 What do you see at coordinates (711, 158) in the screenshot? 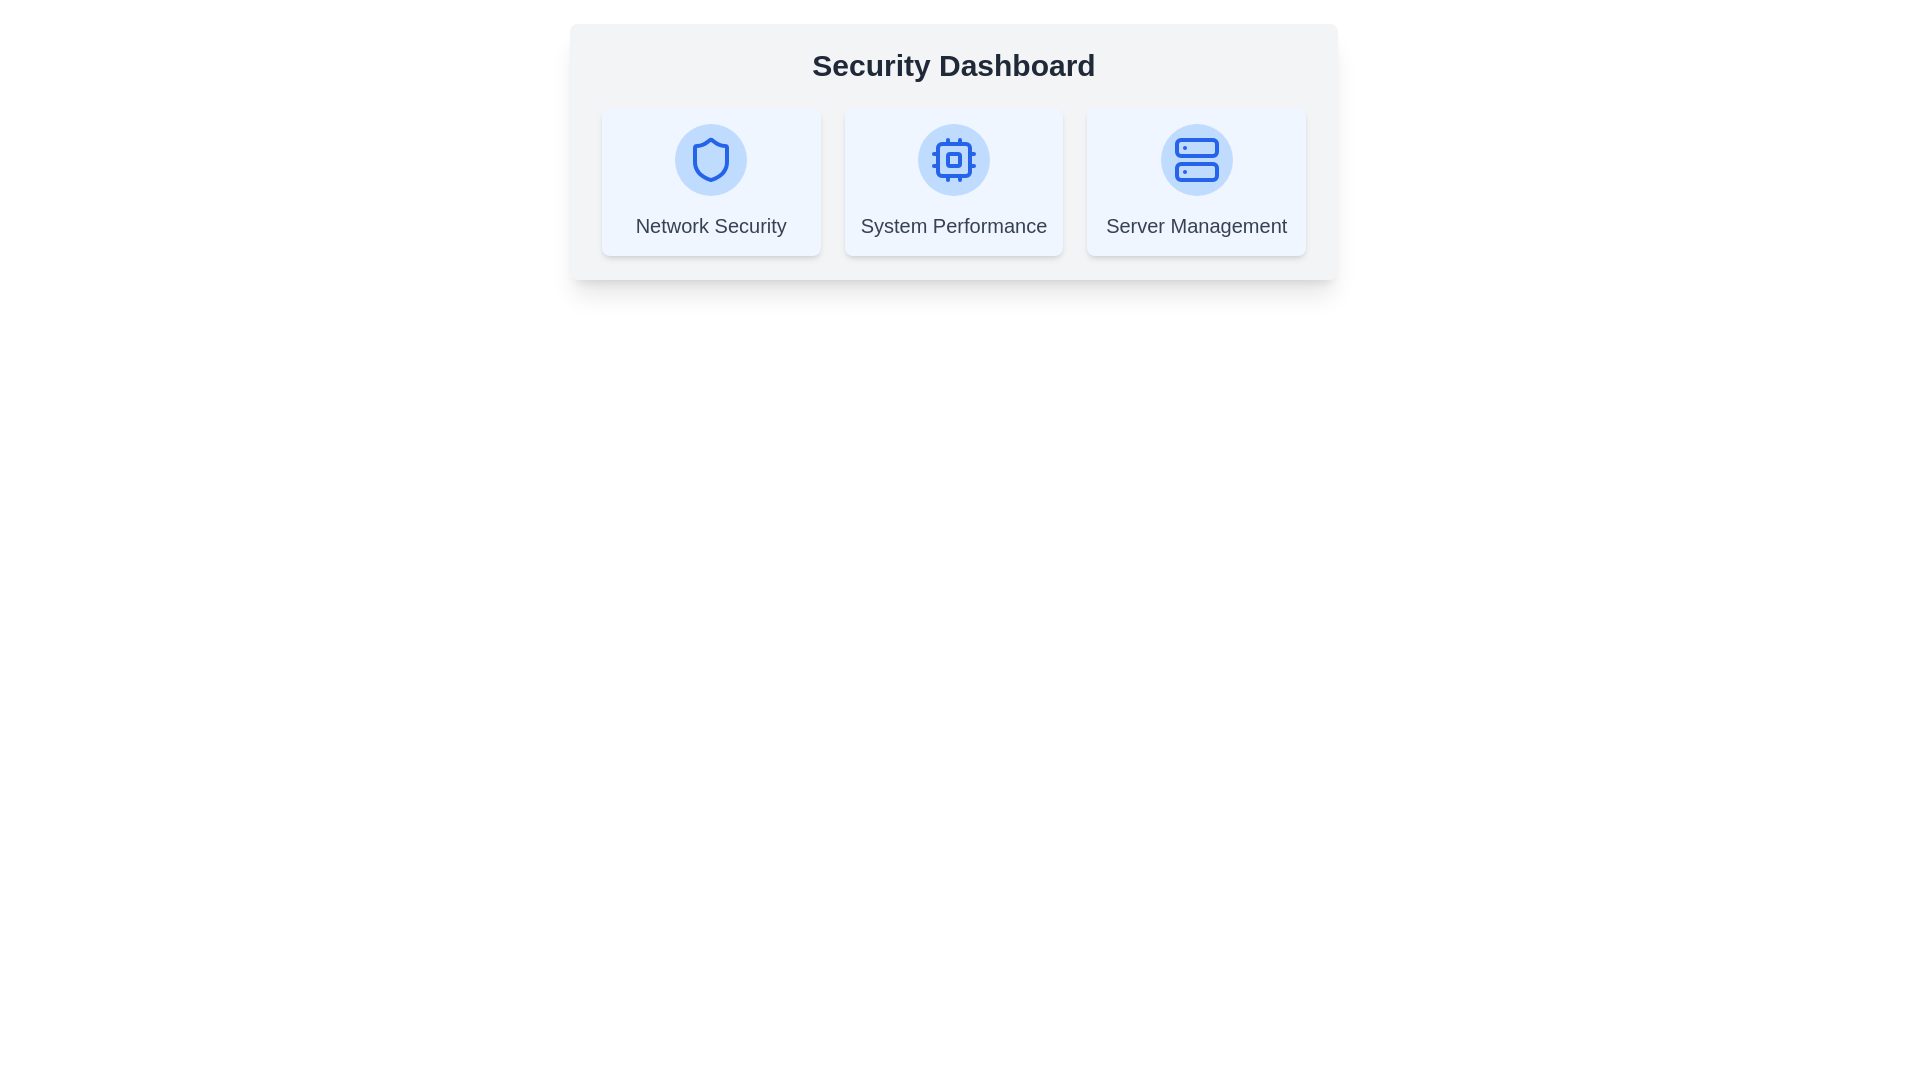
I see `the blue shield-shaped icon located above the 'Network Security' label, positioned to the left of the 'System Performance' element` at bounding box center [711, 158].